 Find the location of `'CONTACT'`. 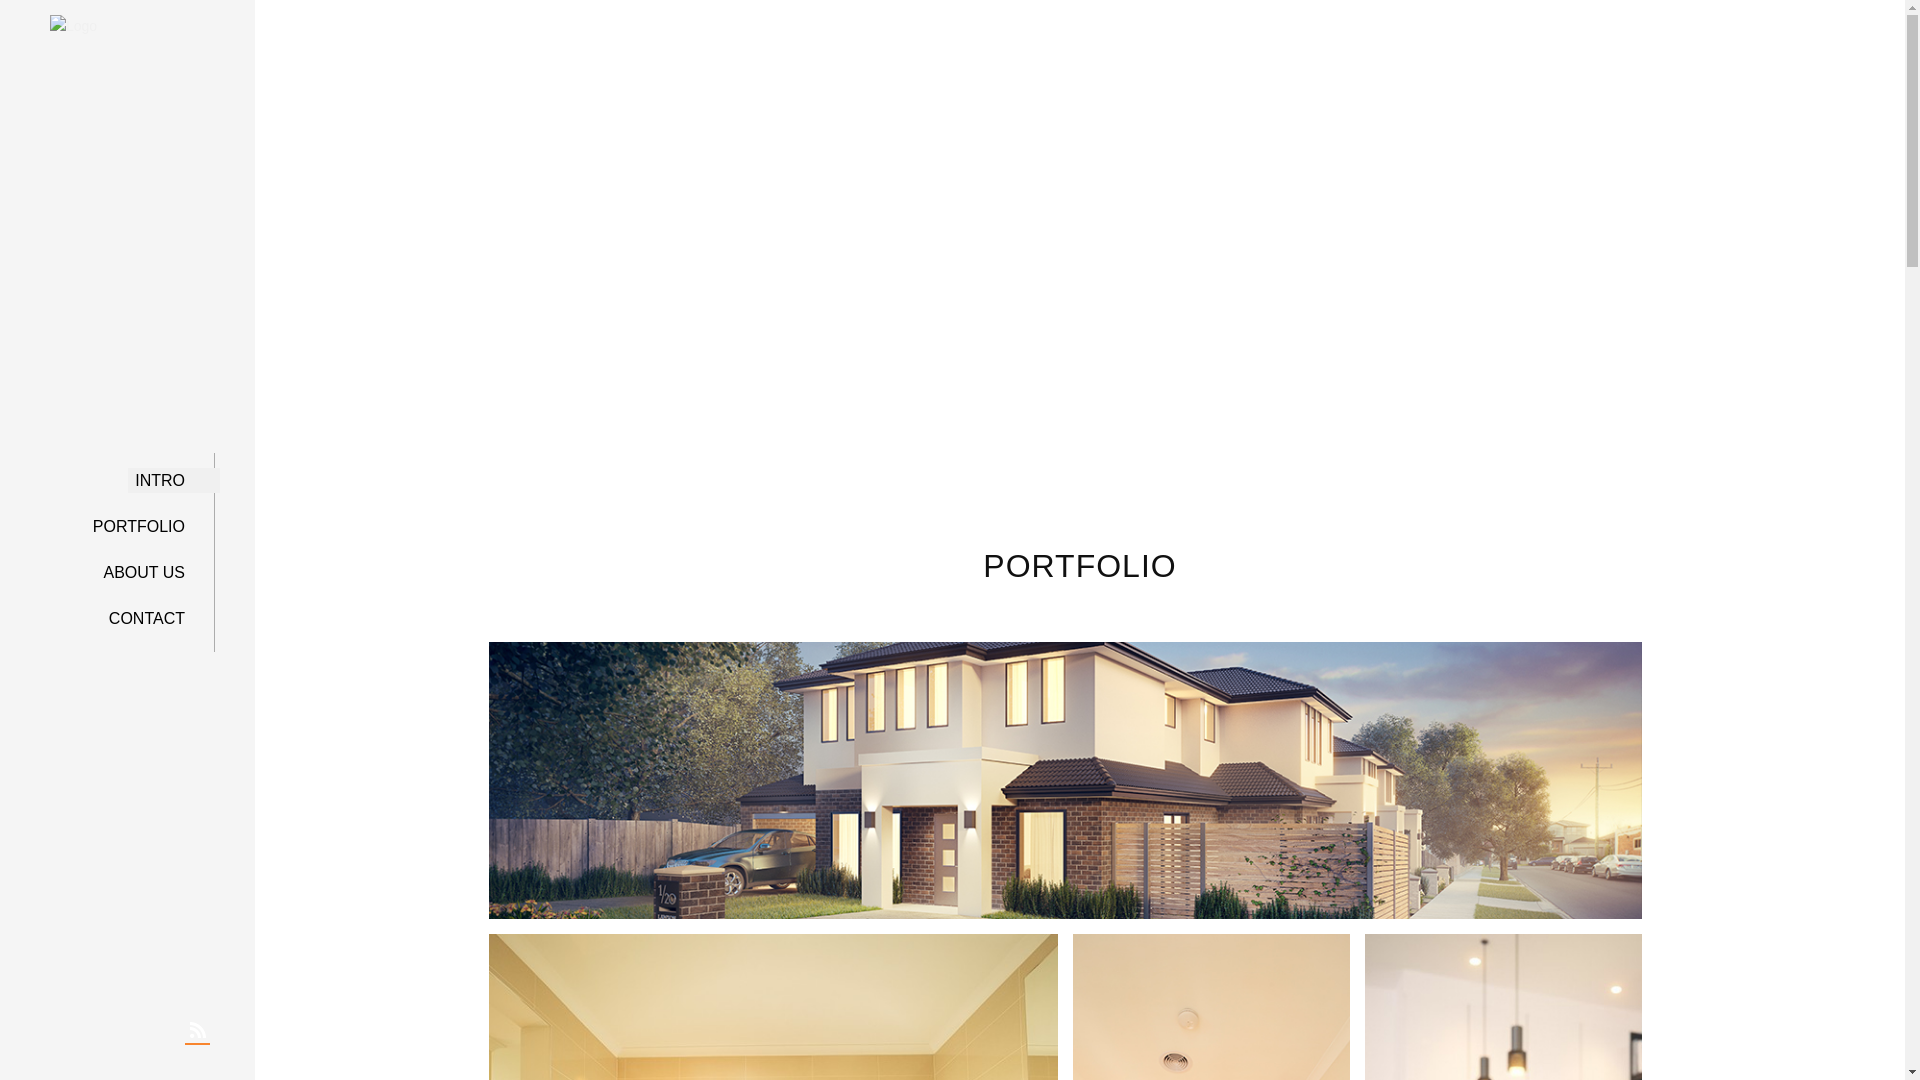

'CONTACT' is located at coordinates (155, 617).